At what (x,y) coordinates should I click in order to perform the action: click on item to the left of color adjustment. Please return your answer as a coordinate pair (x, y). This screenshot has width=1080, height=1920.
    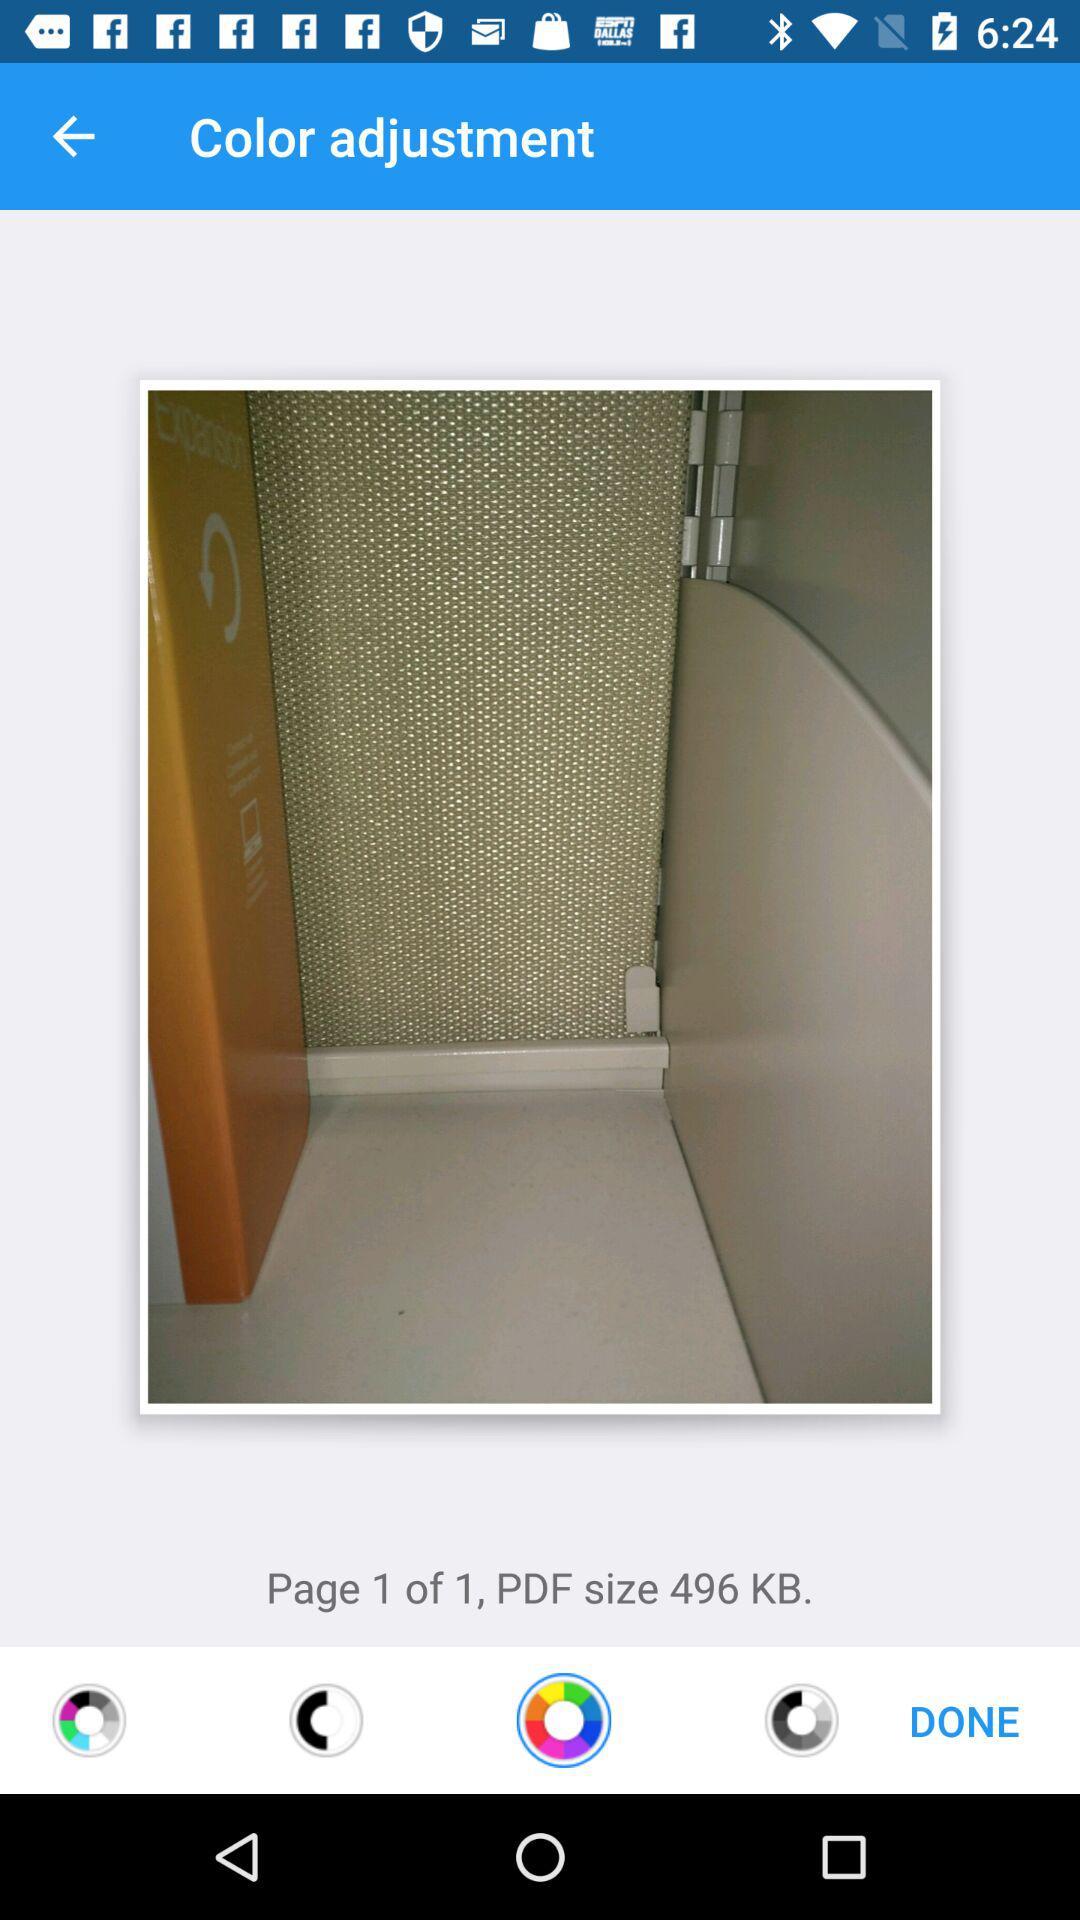
    Looking at the image, I should click on (72, 135).